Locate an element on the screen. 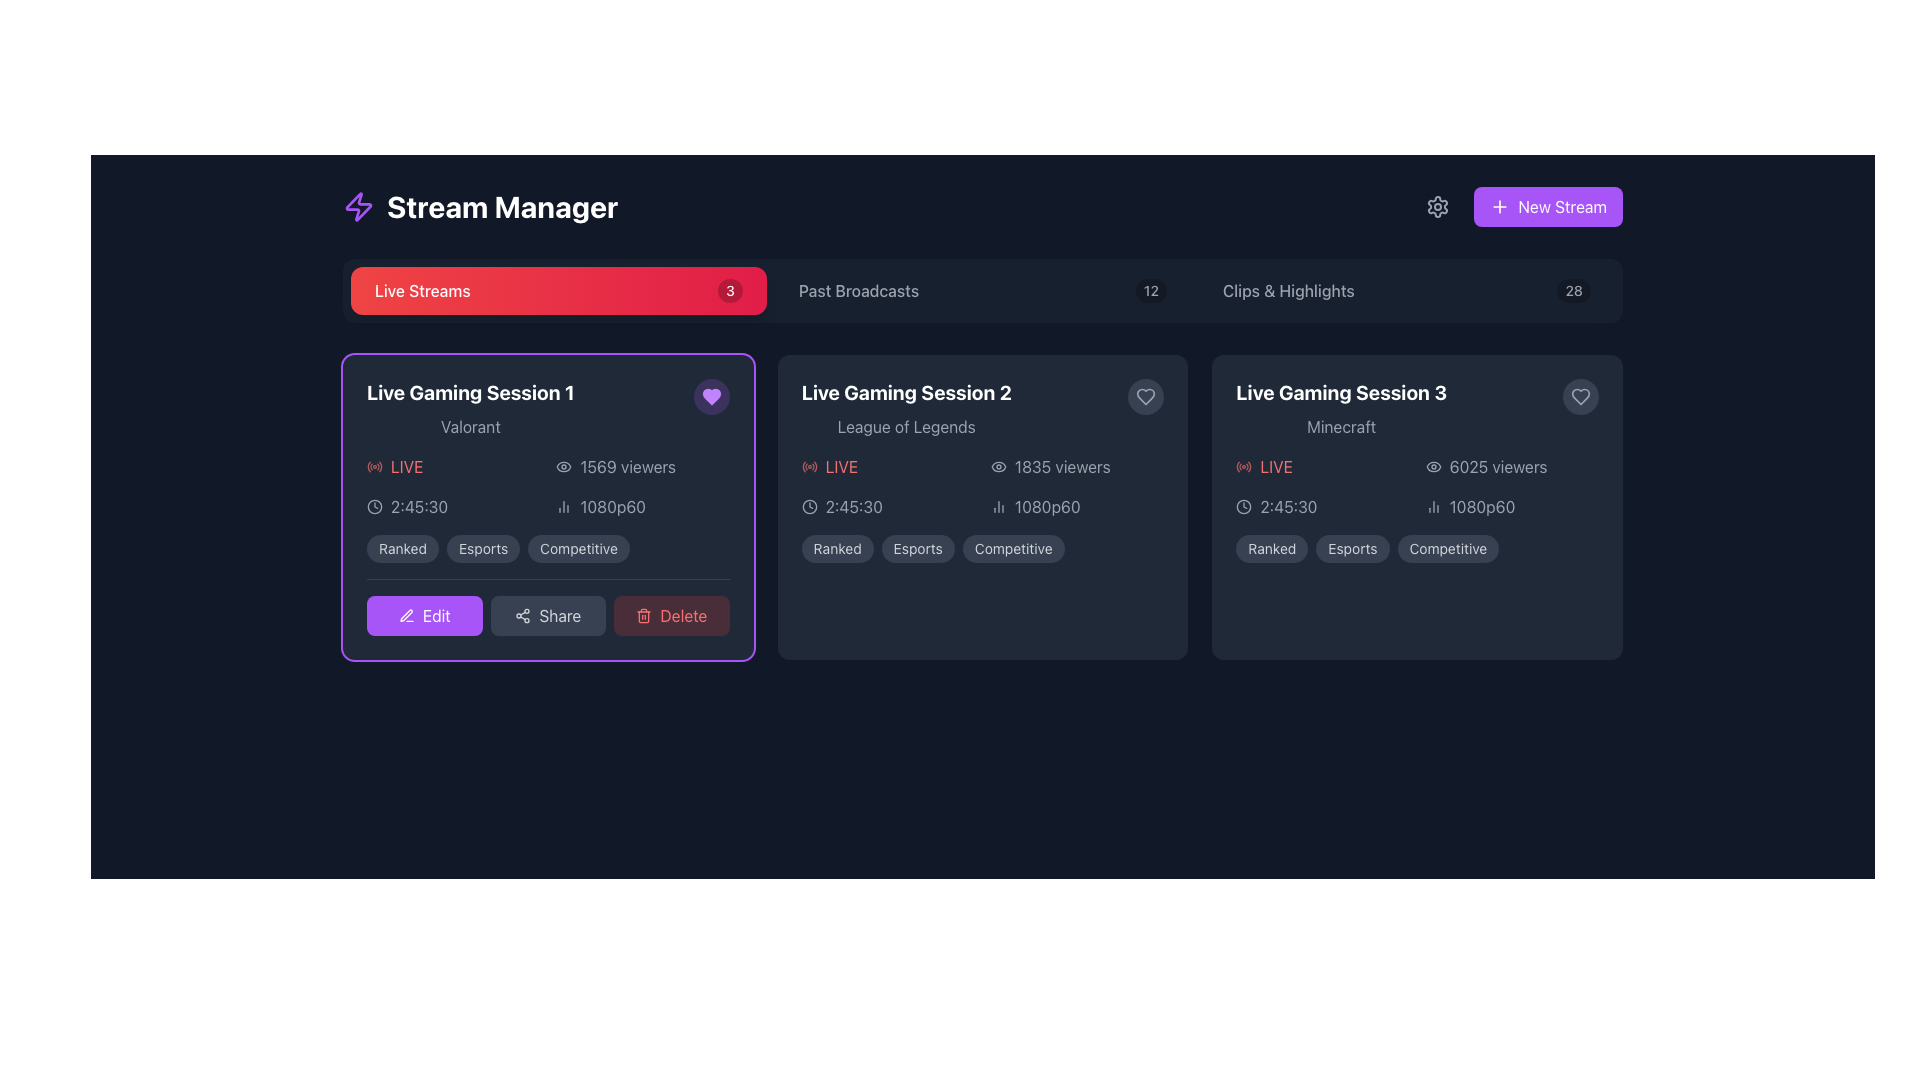  the icon or pictogram located to the left of the '1080p60' text within the 'Live Gaming Session 1' card is located at coordinates (563, 505).